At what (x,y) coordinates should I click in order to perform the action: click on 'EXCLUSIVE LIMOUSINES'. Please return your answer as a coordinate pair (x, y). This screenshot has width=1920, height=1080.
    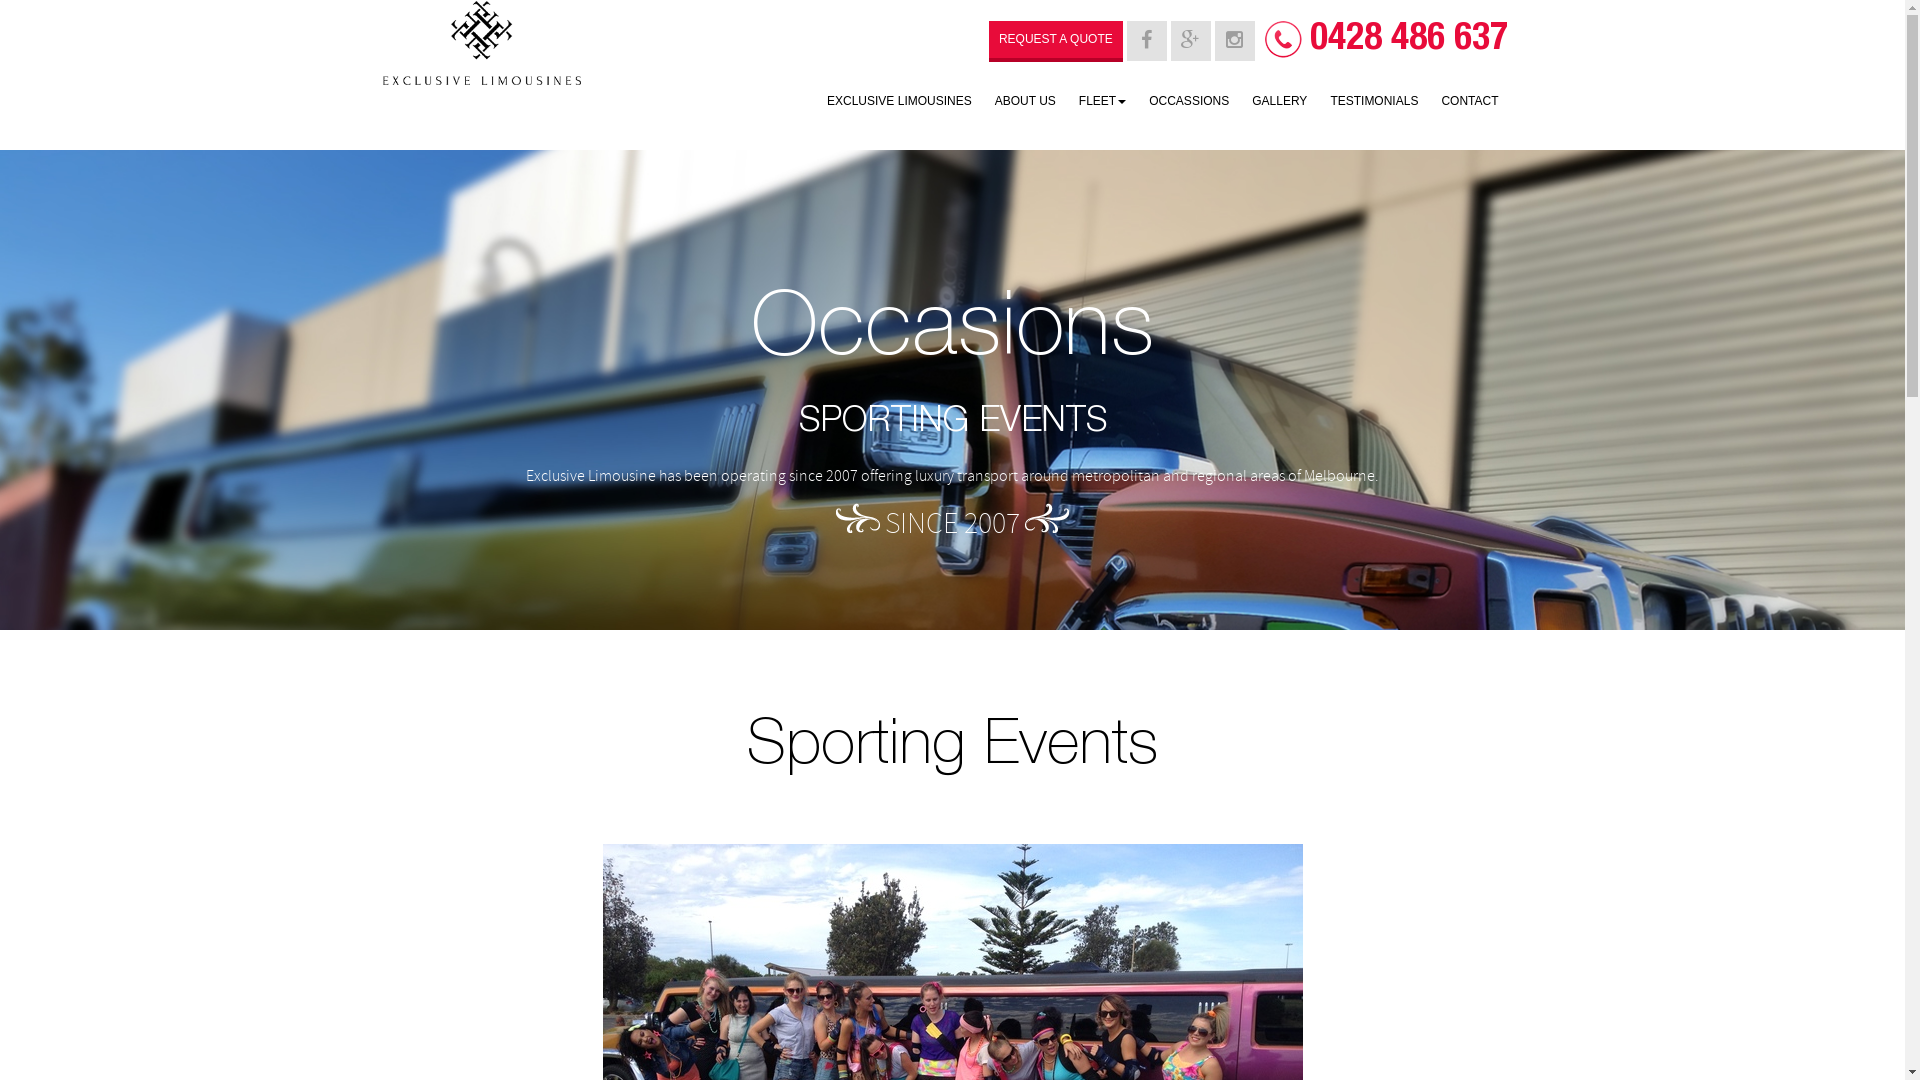
    Looking at the image, I should click on (898, 103).